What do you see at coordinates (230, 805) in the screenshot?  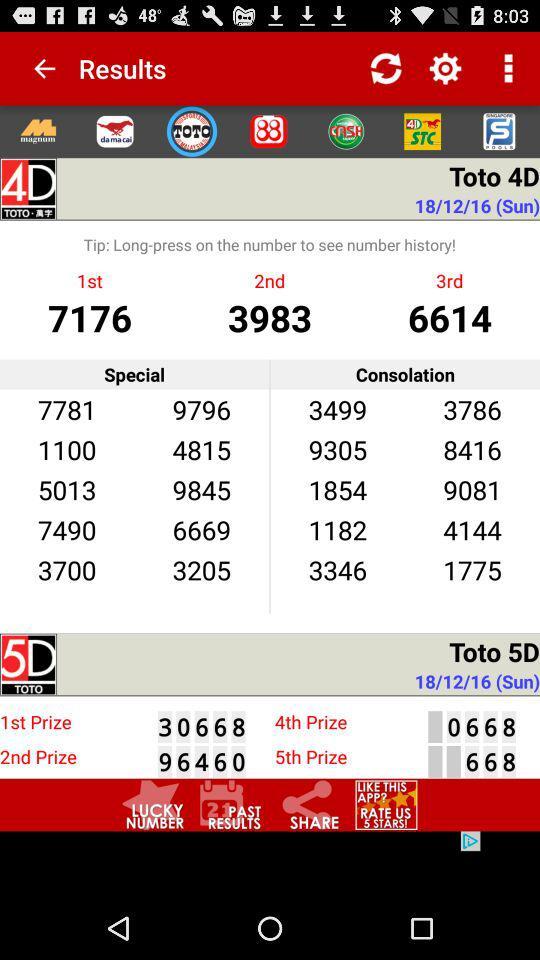 I see `'past results` at bounding box center [230, 805].